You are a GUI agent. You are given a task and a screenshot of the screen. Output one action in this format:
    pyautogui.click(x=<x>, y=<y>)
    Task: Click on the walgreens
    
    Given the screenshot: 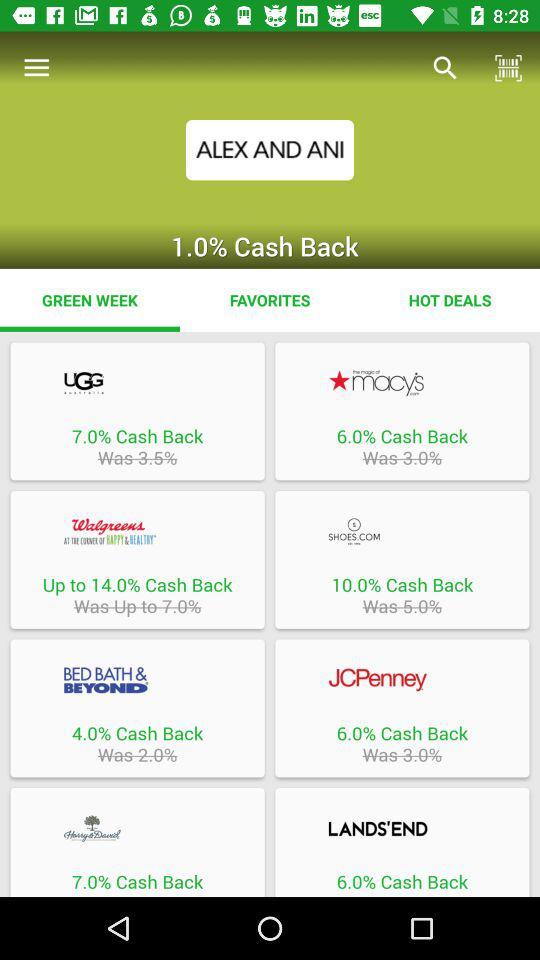 What is the action you would take?
    pyautogui.click(x=136, y=530)
    